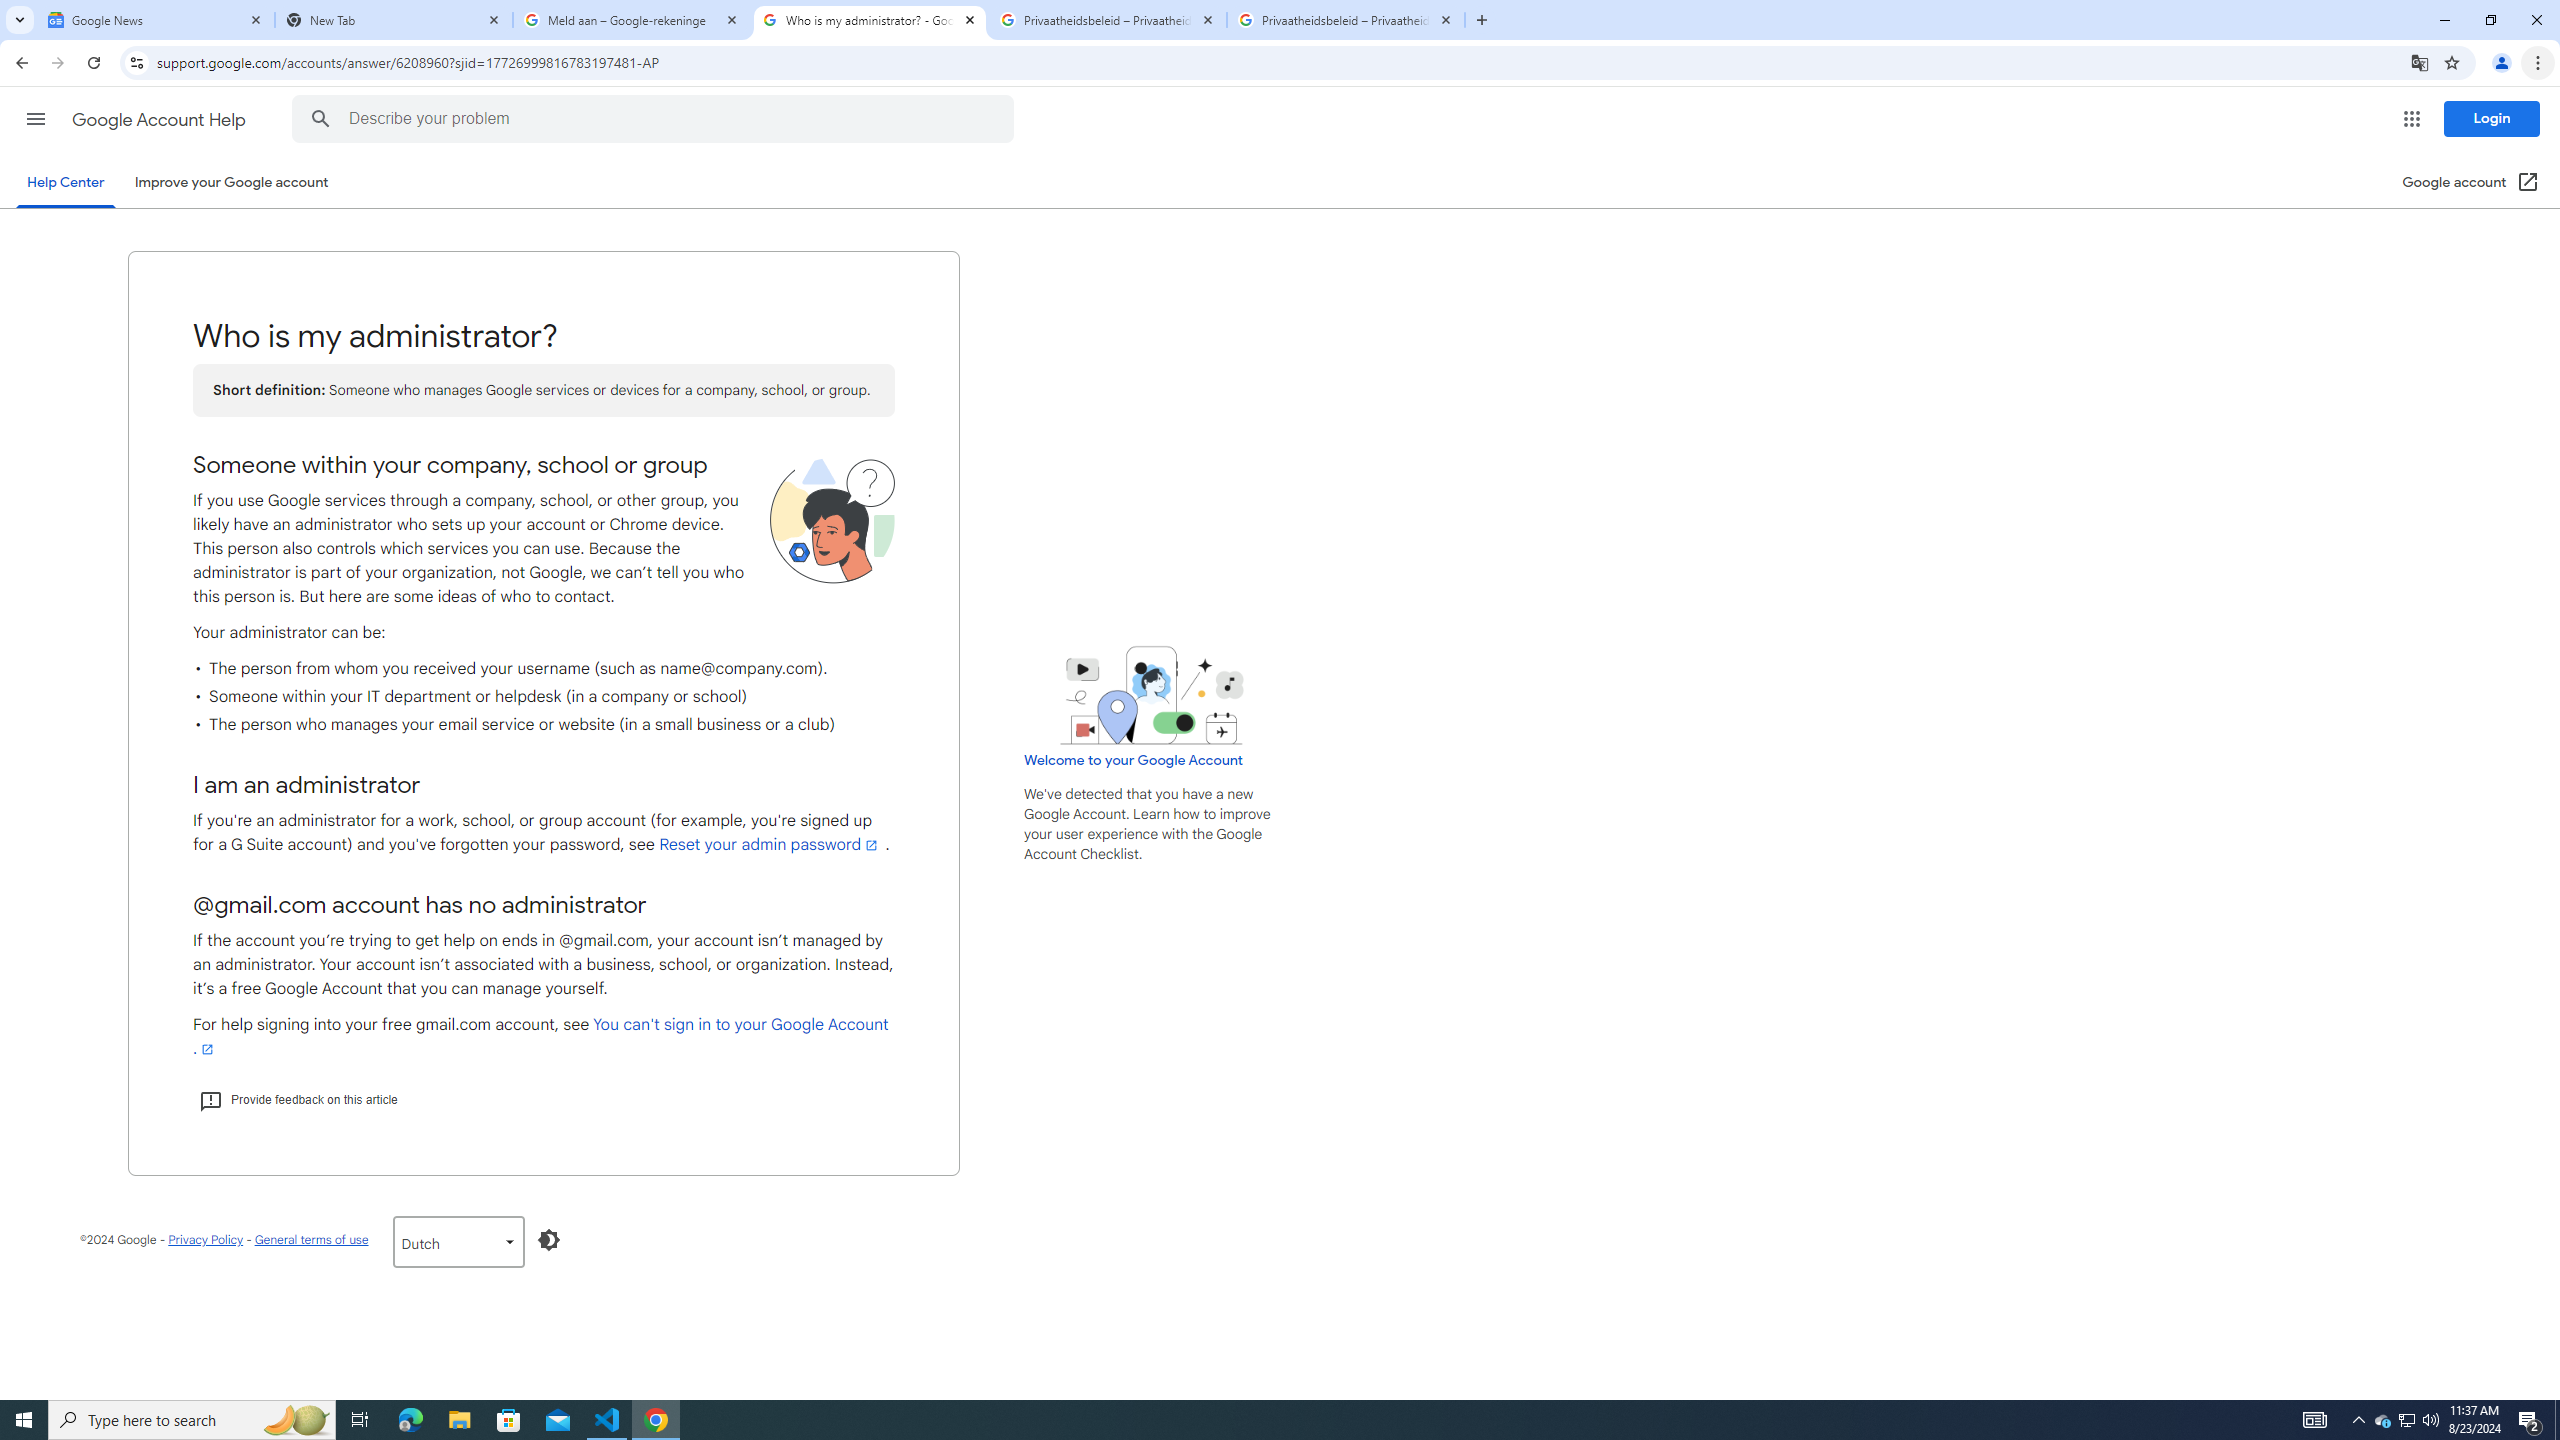  I want to click on 'Who is my administrator? - Google Account Help', so click(869, 19).